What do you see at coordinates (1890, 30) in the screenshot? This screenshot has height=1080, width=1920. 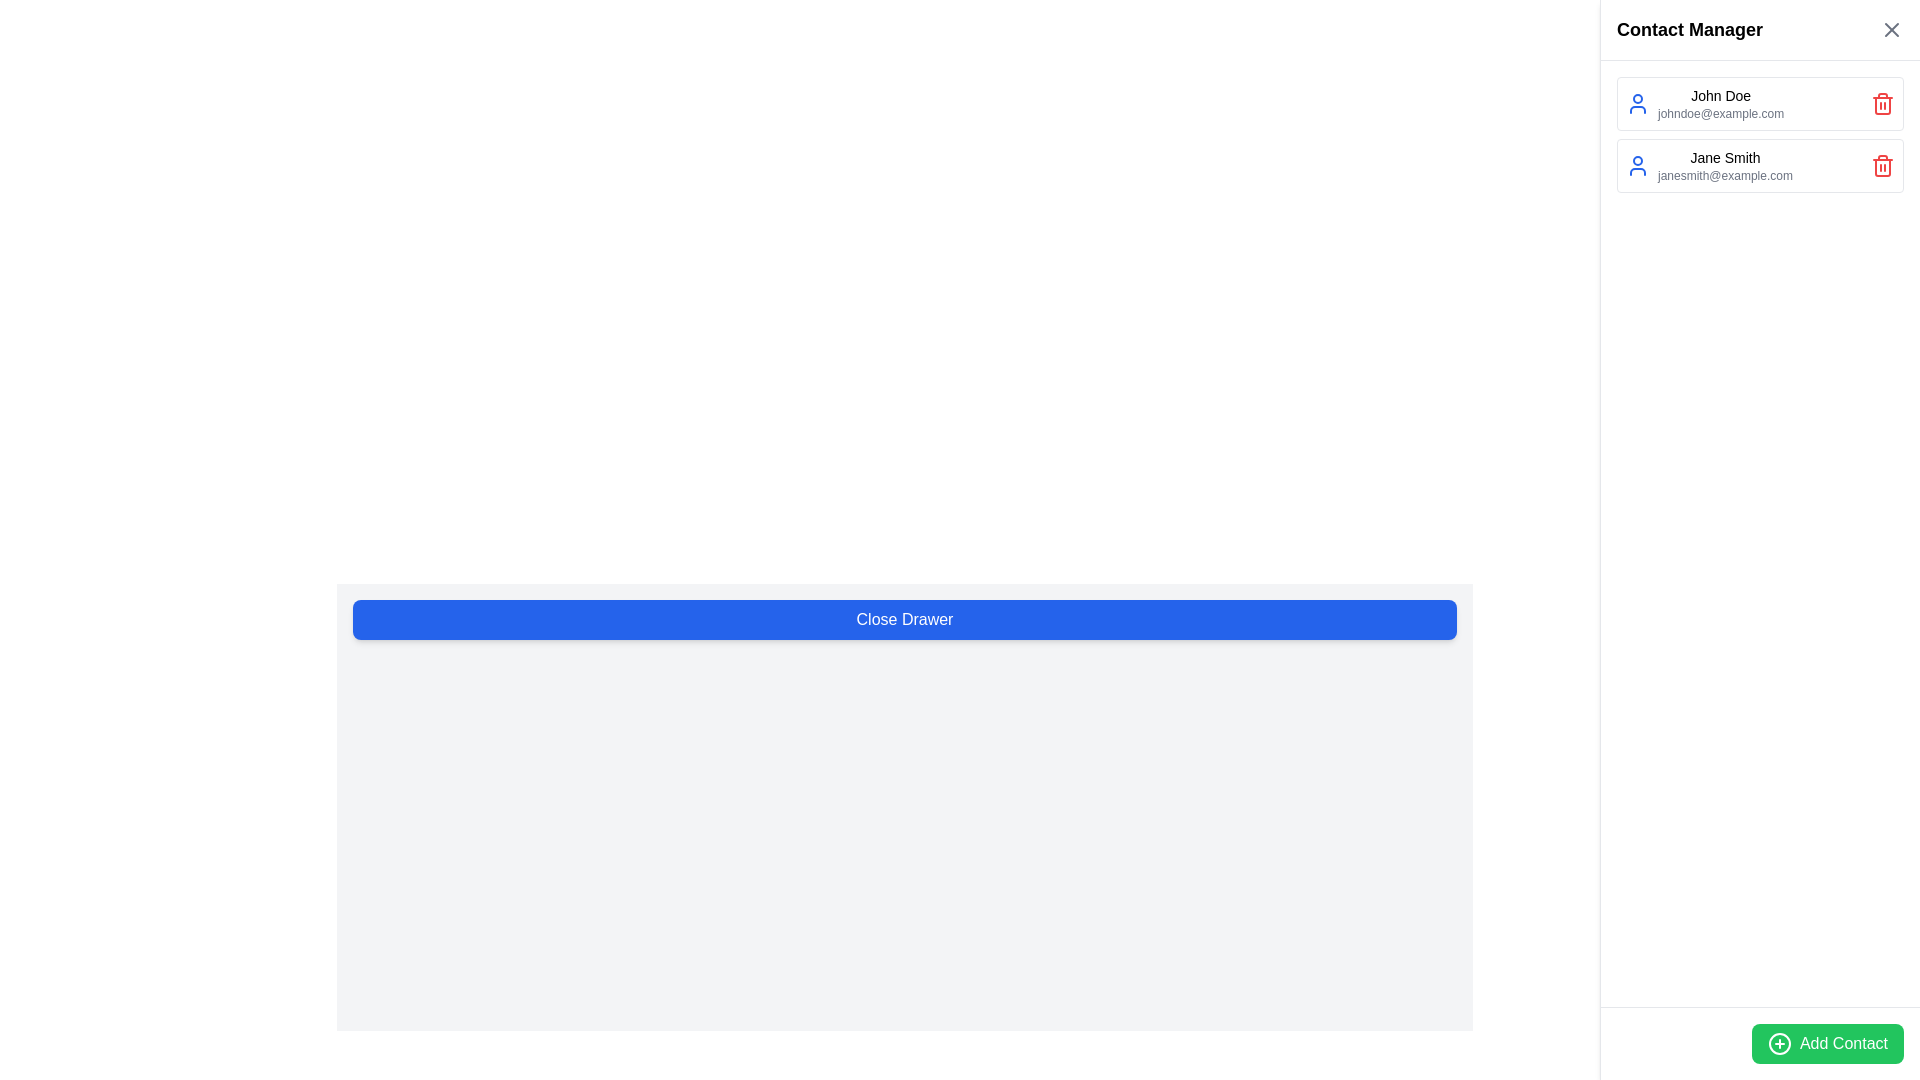 I see `the close button located at the top right corner of the 'Contact Manager' panel` at bounding box center [1890, 30].